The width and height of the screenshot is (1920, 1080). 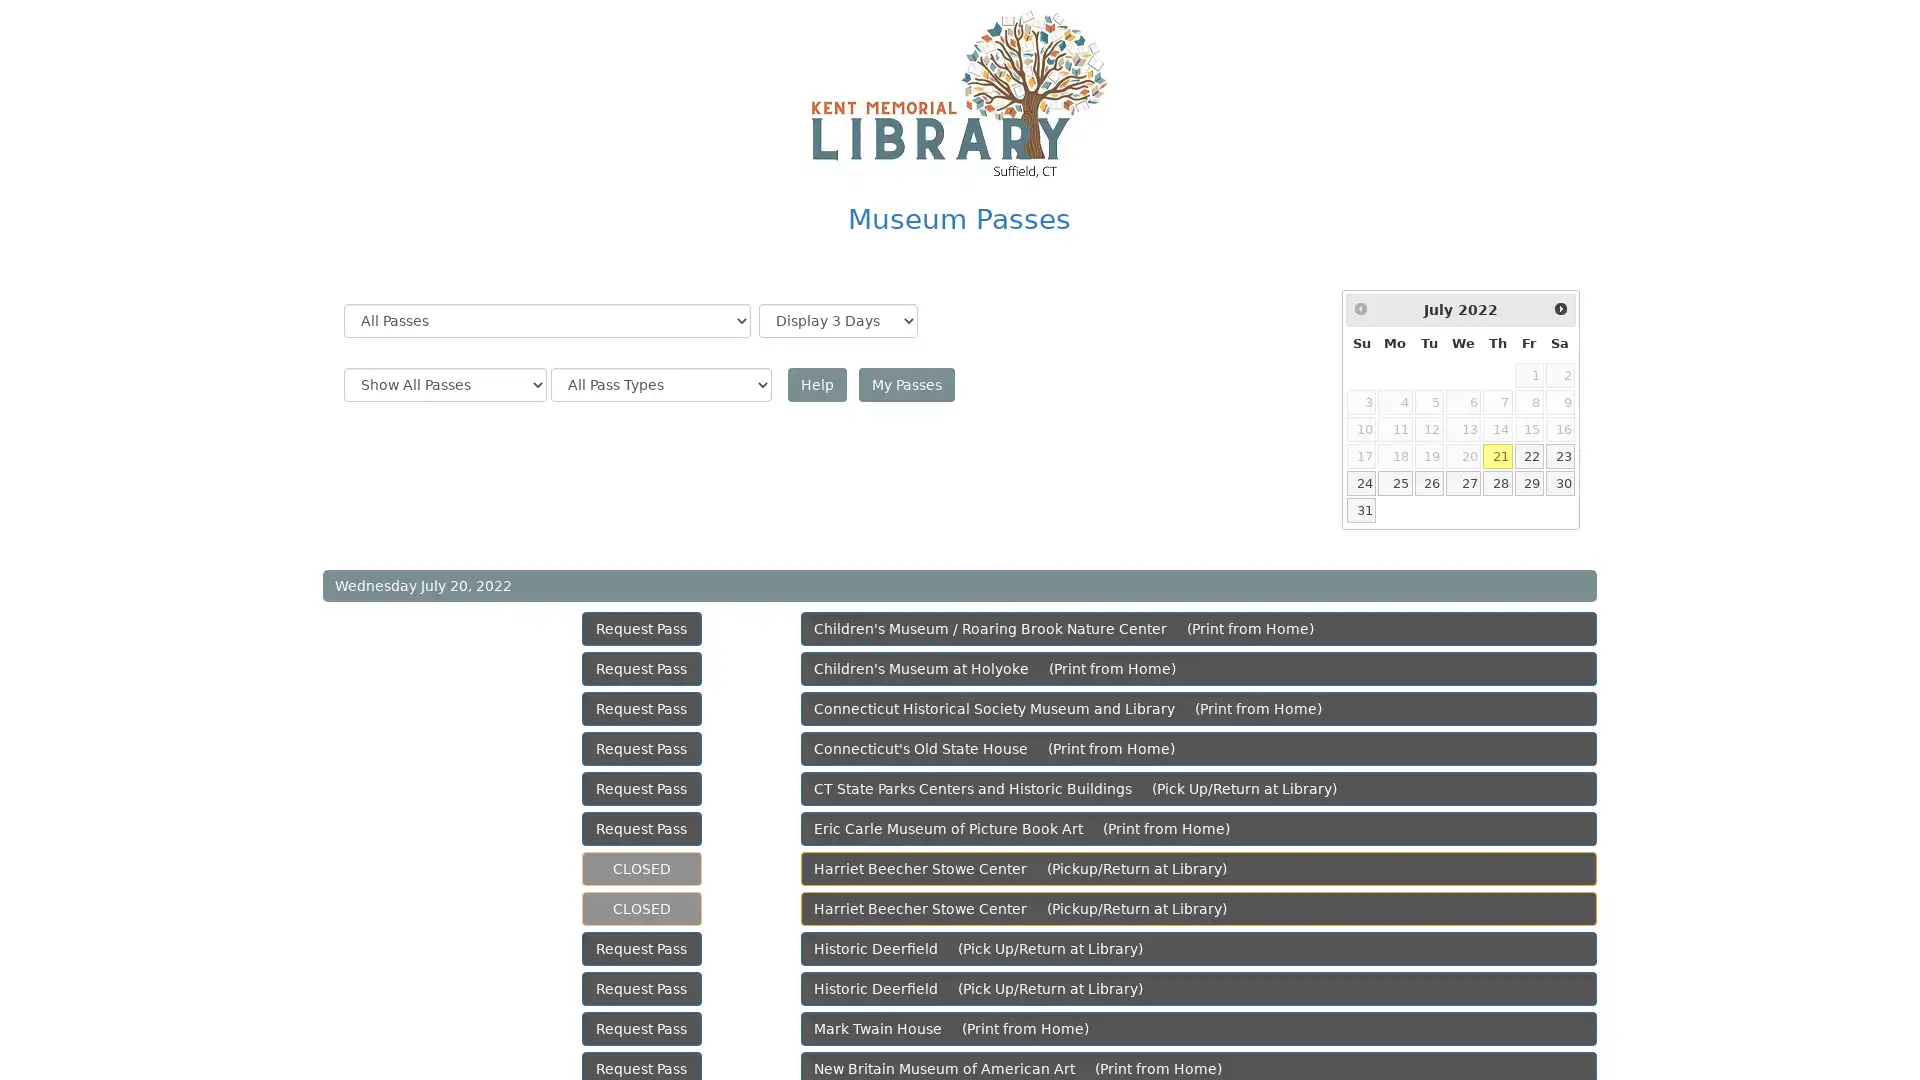 What do you see at coordinates (641, 867) in the screenshot?
I see `CLOSED` at bounding box center [641, 867].